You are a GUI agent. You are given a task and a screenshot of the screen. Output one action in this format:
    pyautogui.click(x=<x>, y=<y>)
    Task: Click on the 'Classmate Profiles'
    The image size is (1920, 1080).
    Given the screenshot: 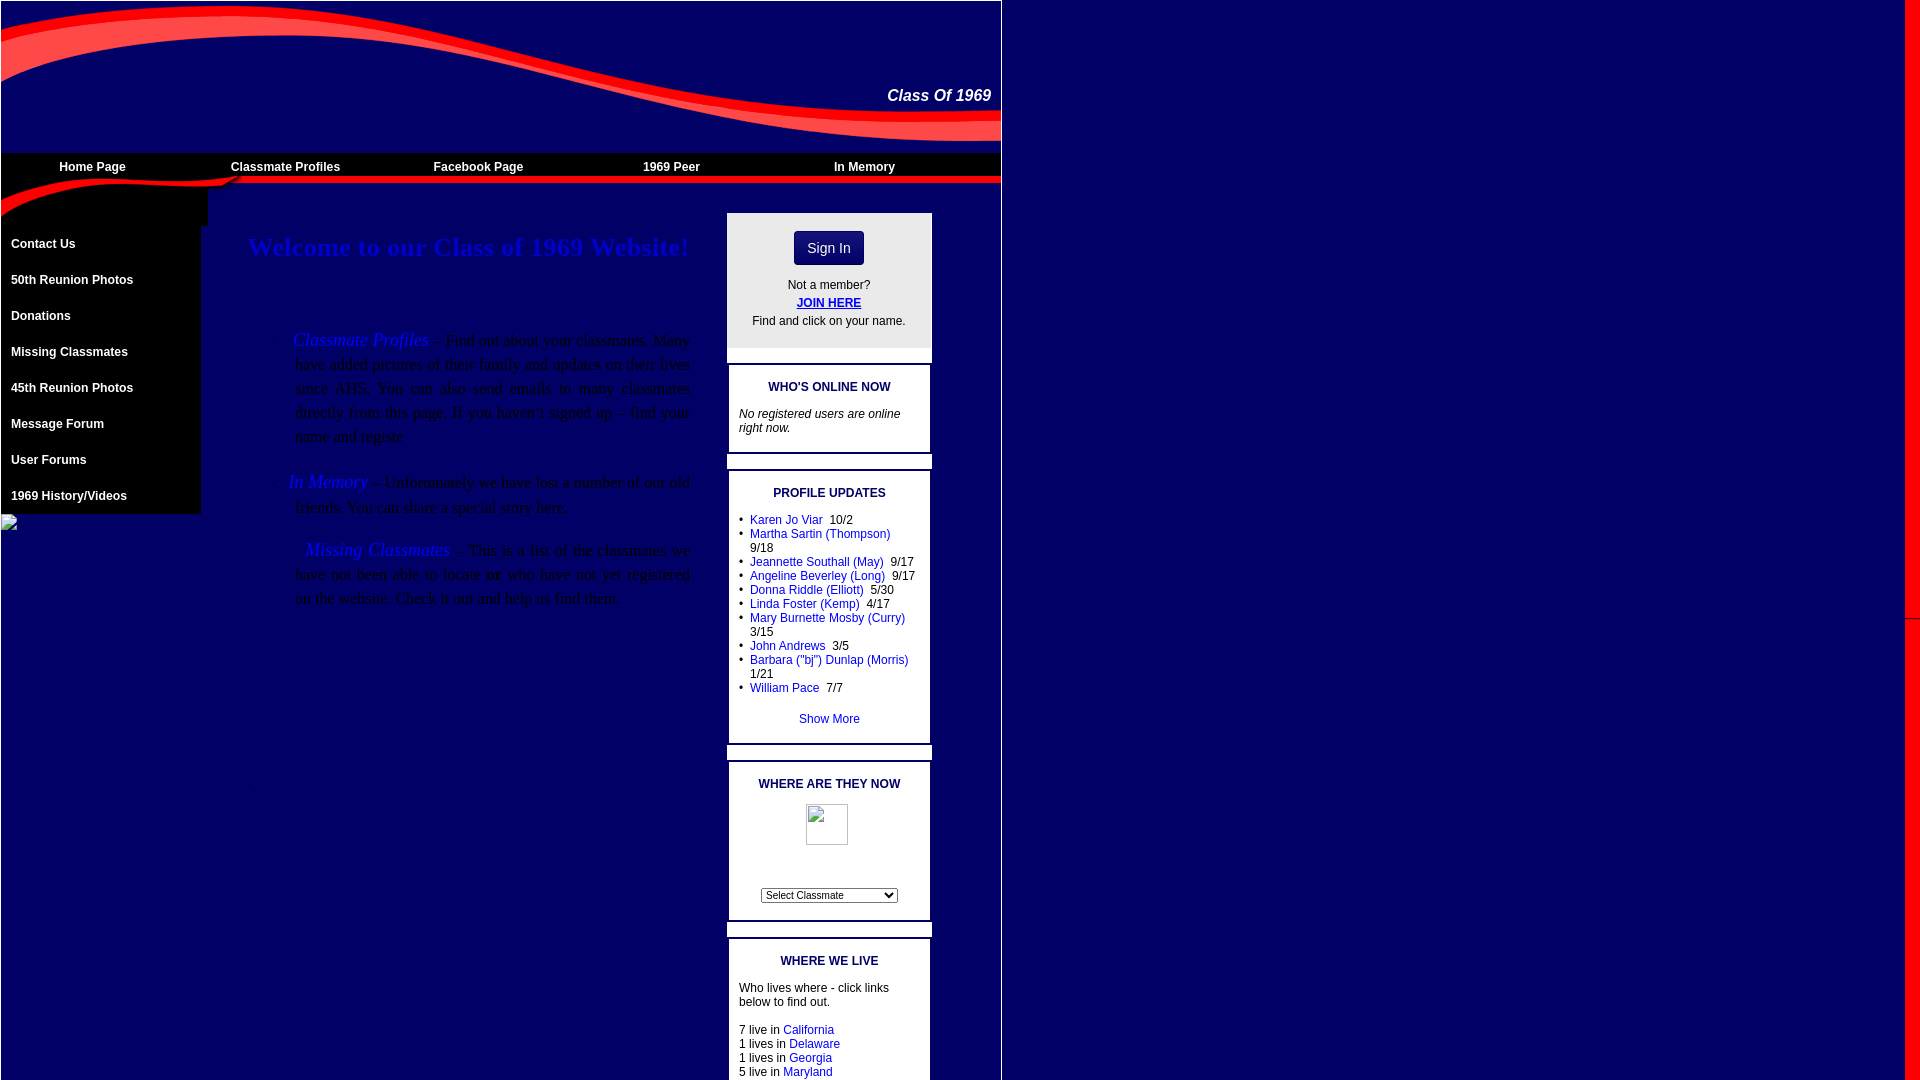 What is the action you would take?
    pyautogui.click(x=289, y=165)
    